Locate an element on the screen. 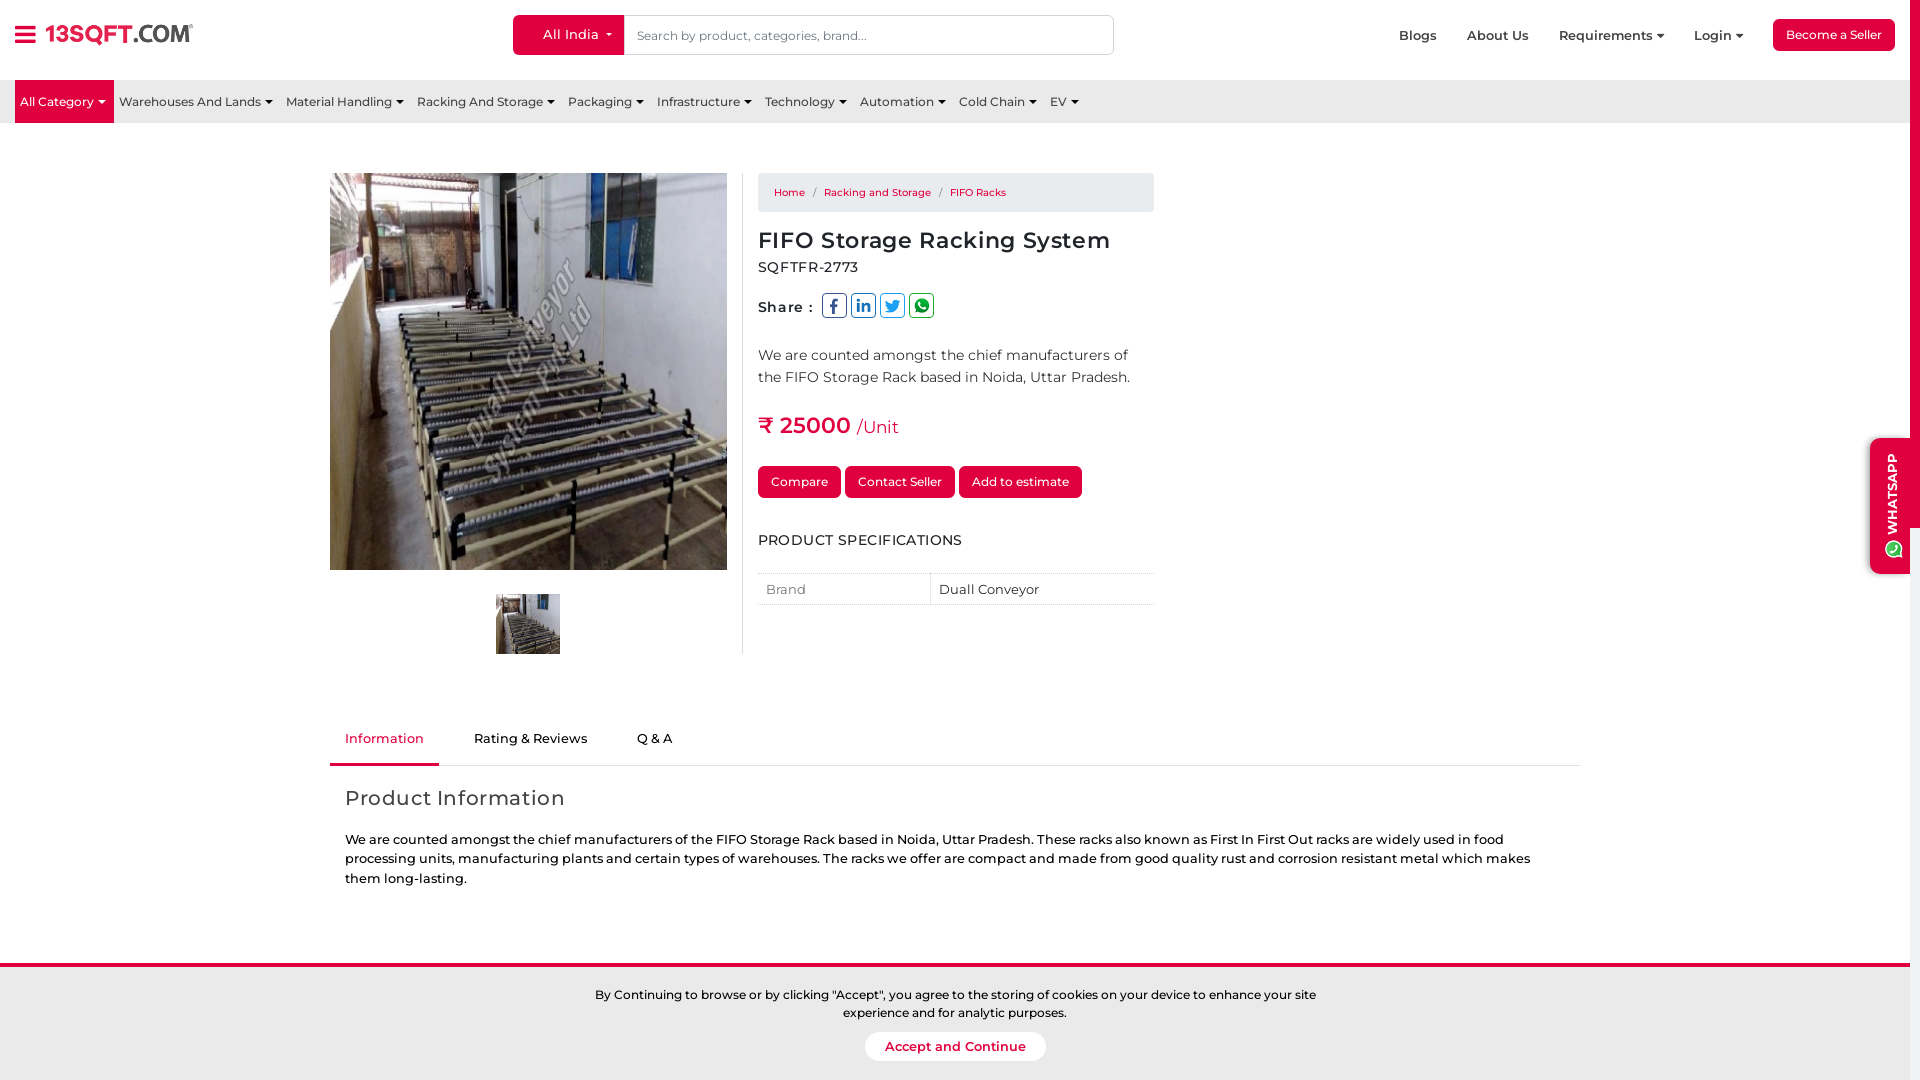 This screenshot has width=1920, height=1080. 'Q & A' is located at coordinates (654, 740).